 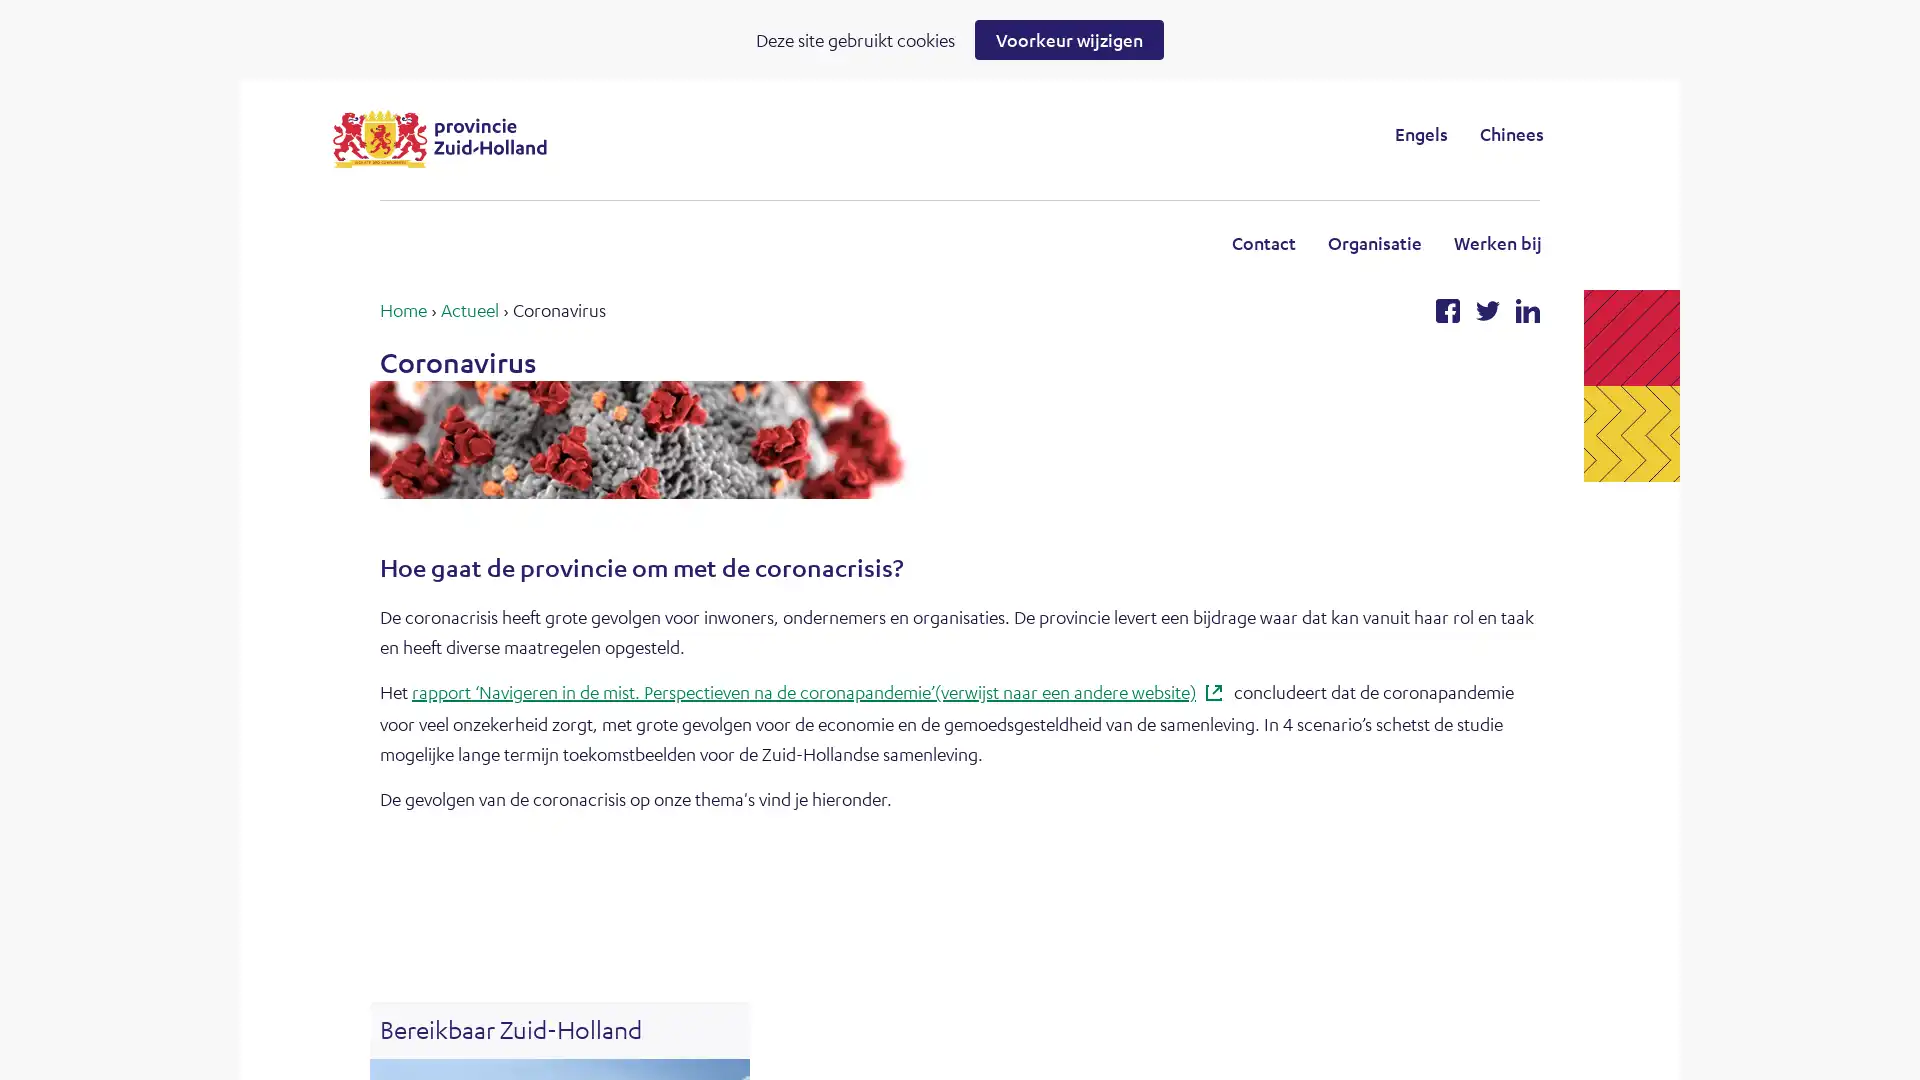 I want to click on Zoeken, so click(x=1124, y=133).